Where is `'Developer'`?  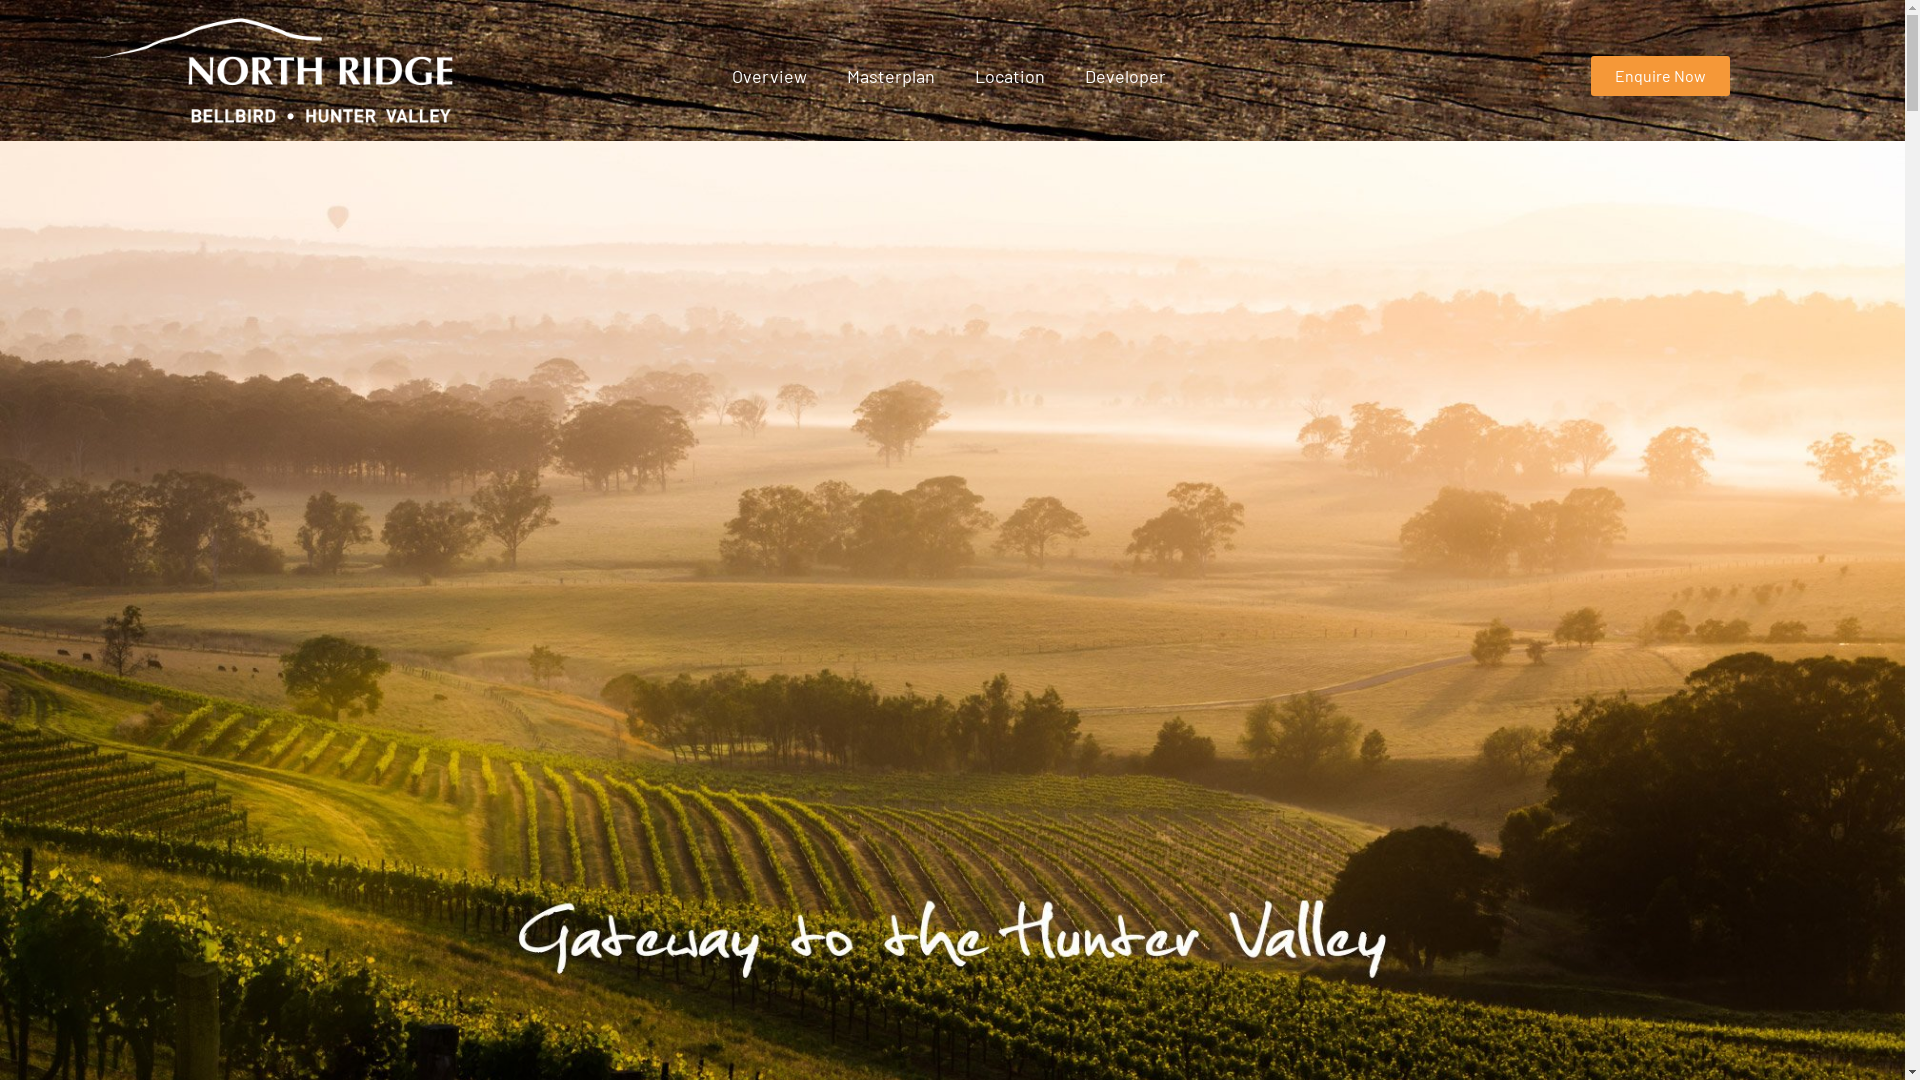 'Developer' is located at coordinates (1125, 75).